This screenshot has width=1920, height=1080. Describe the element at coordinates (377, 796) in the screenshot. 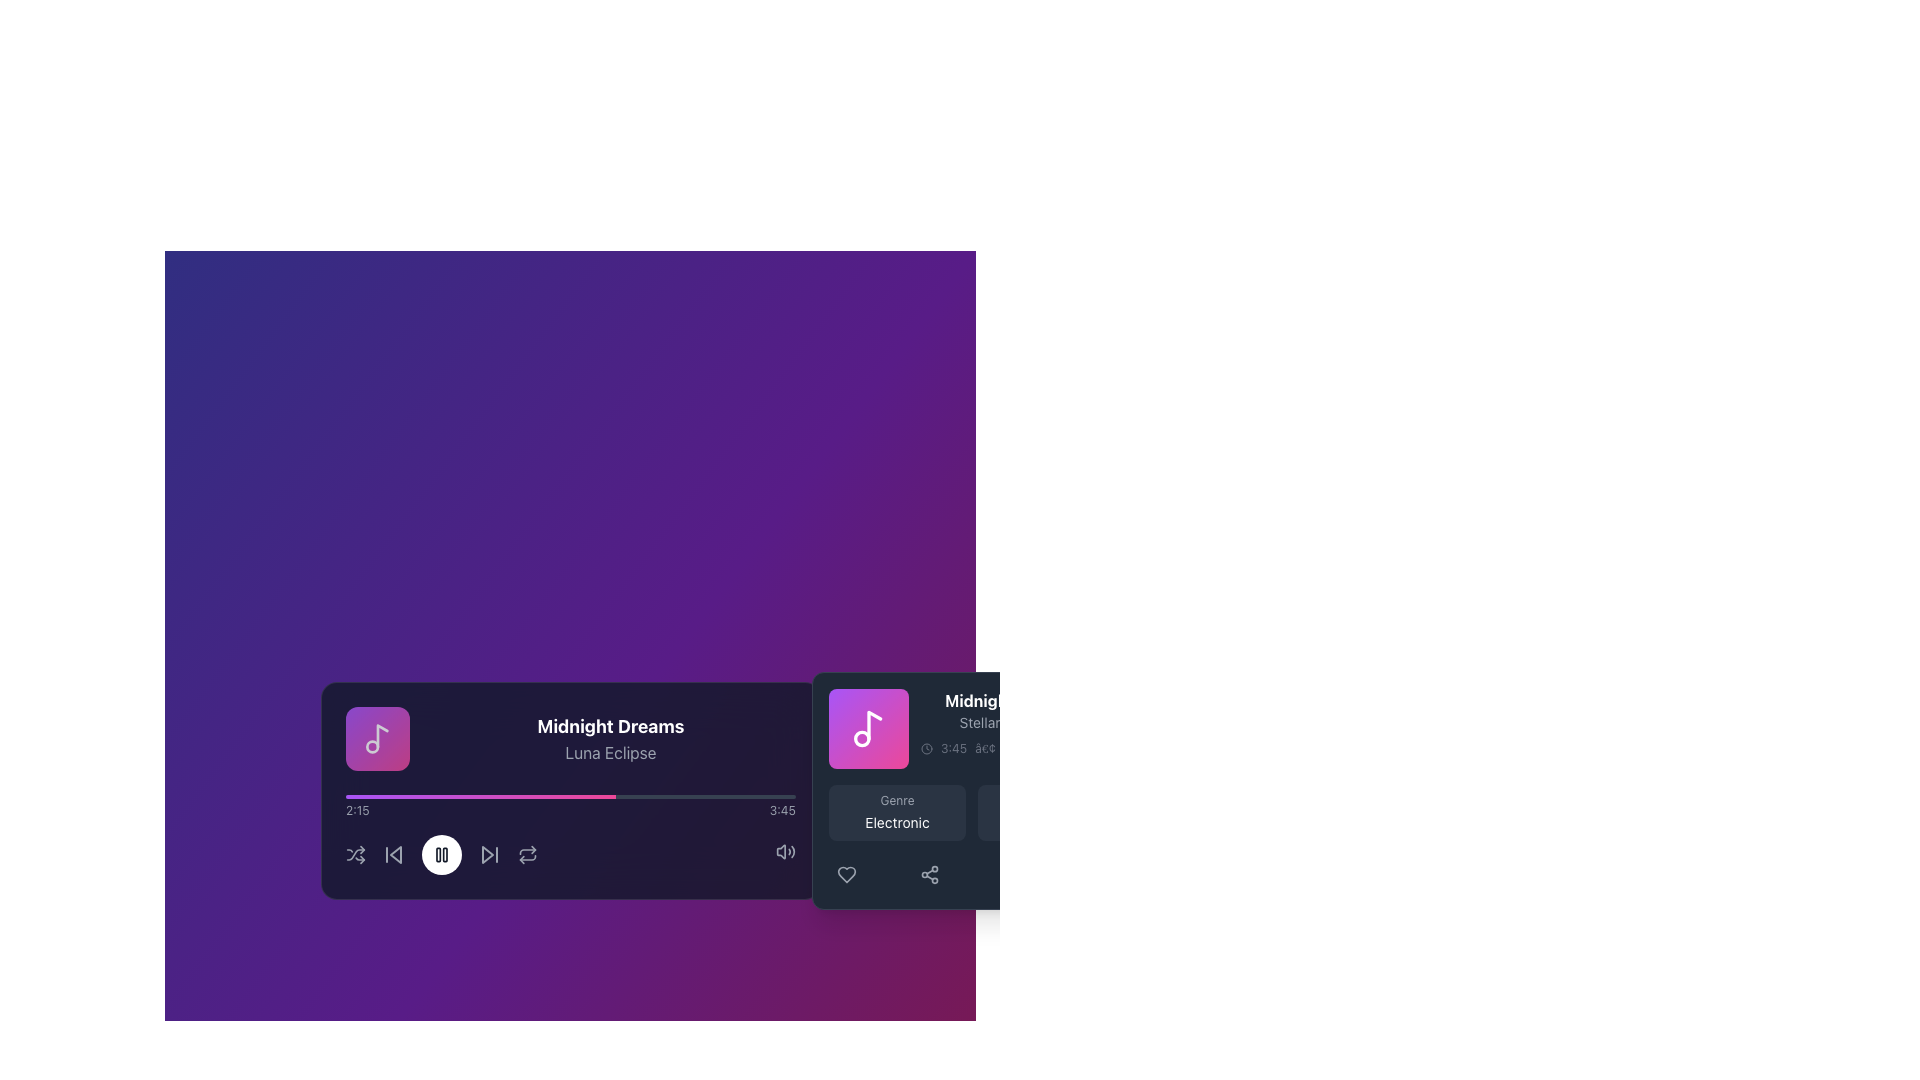

I see `playback progress` at that location.